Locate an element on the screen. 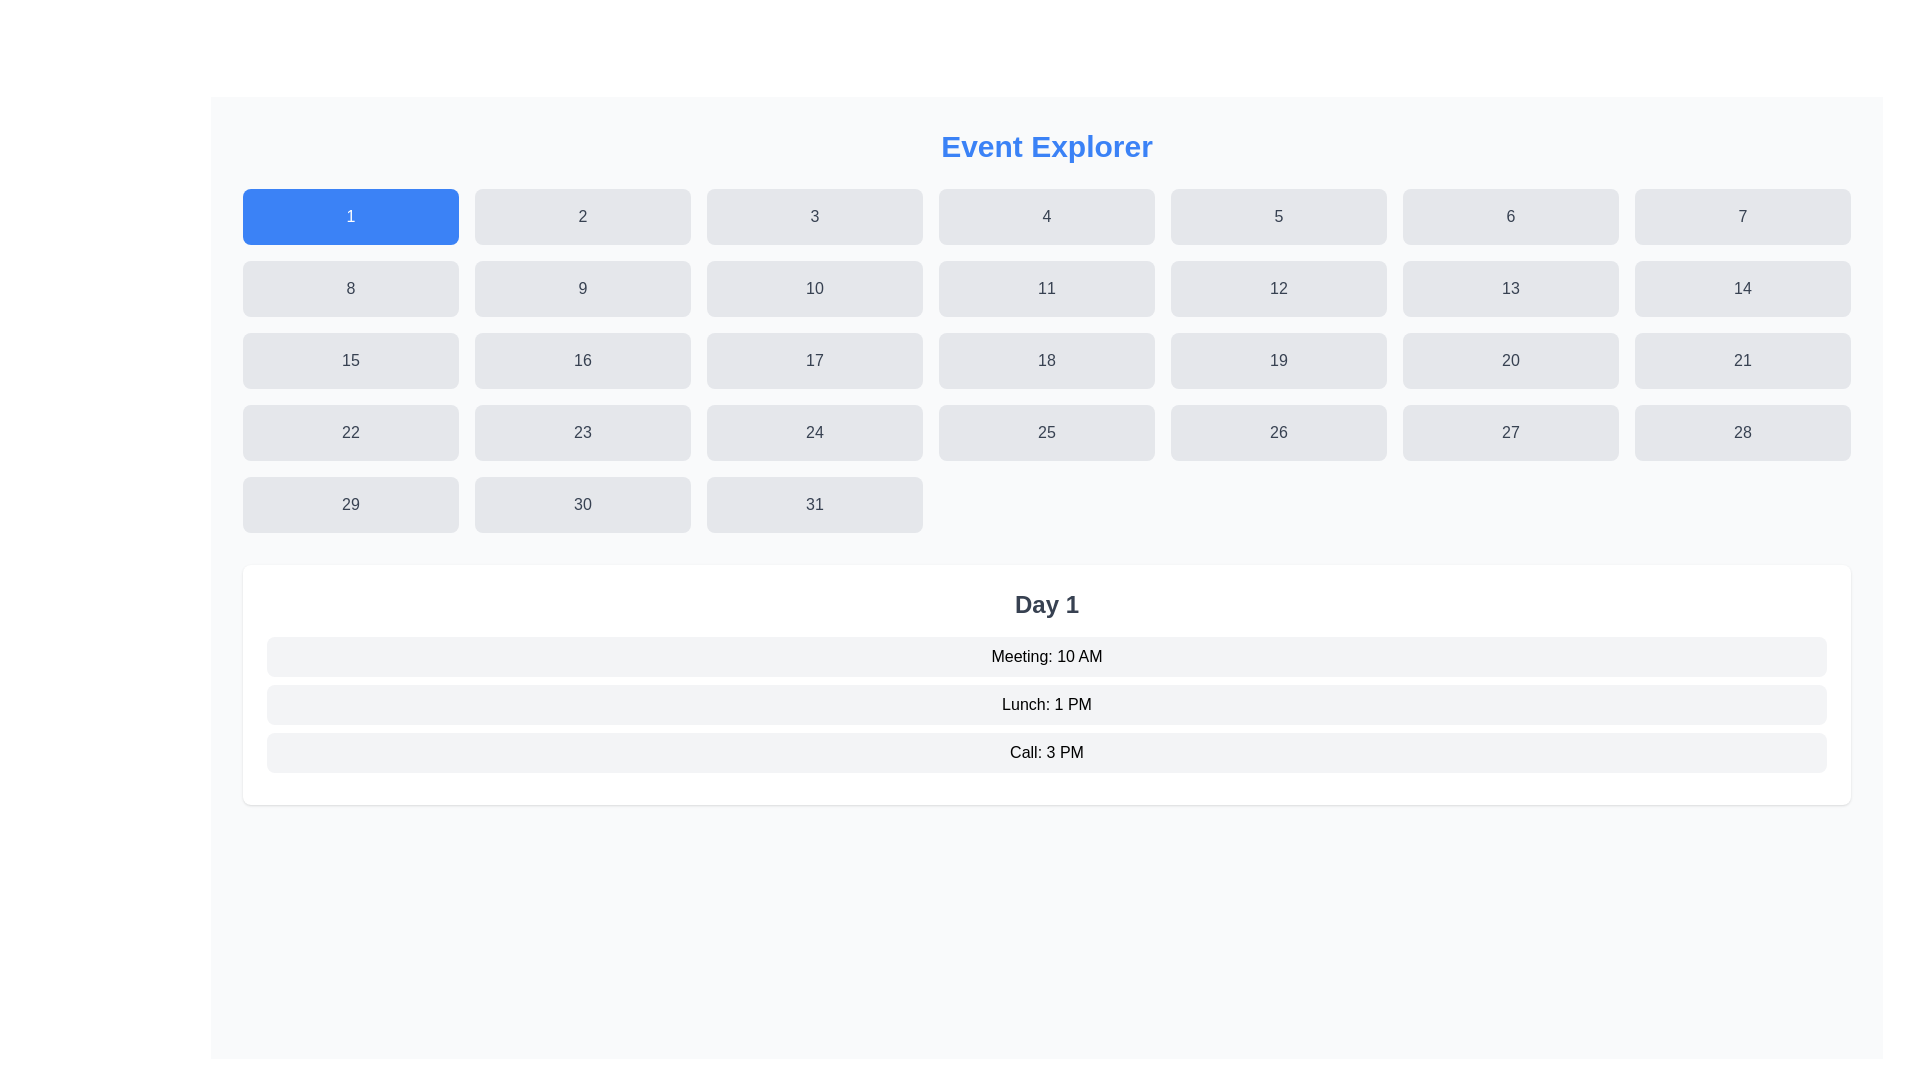 The height and width of the screenshot is (1080, 1920). the rectangular button labeled '12' with a gray background and rounded corners, located in the second row, fifth column of the Event Explorer grid is located at coordinates (1277, 289).